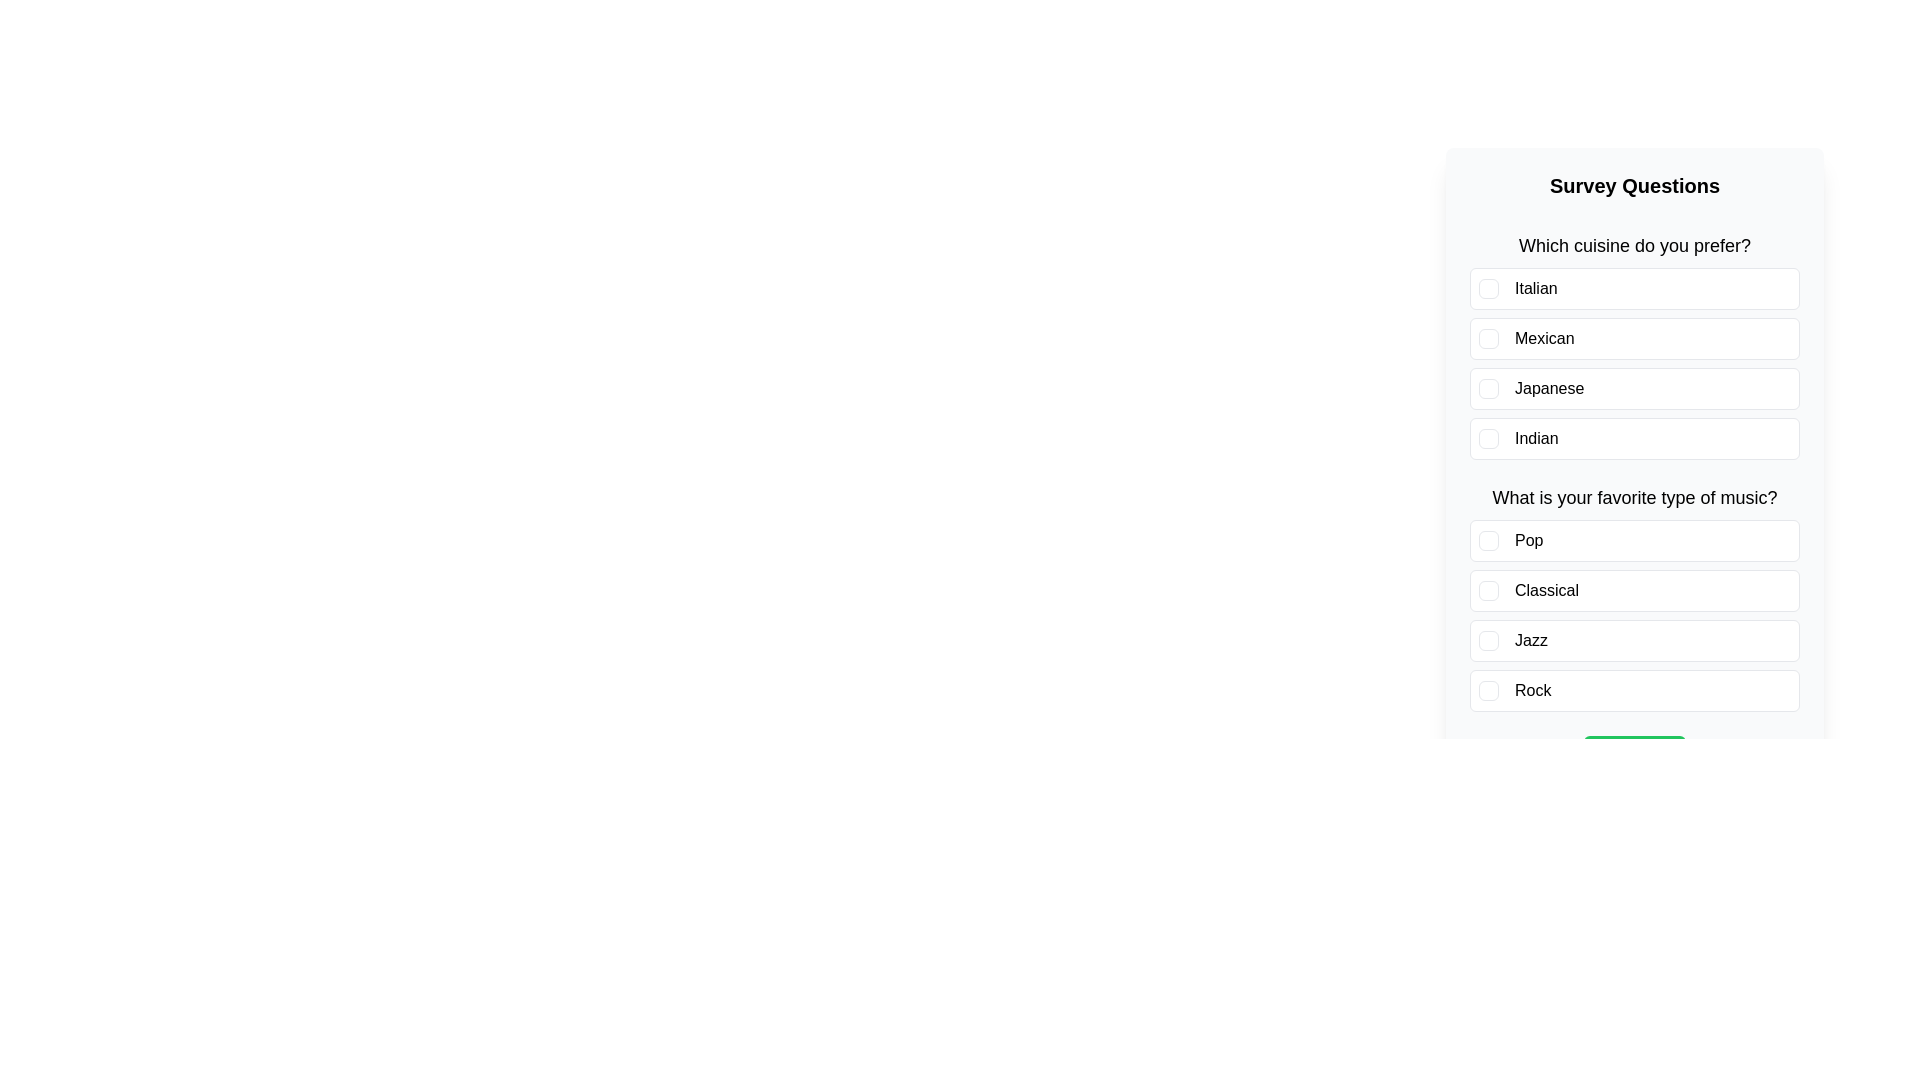 This screenshot has width=1920, height=1080. Describe the element at coordinates (1635, 438) in the screenshot. I see `the answer option Indian` at that location.